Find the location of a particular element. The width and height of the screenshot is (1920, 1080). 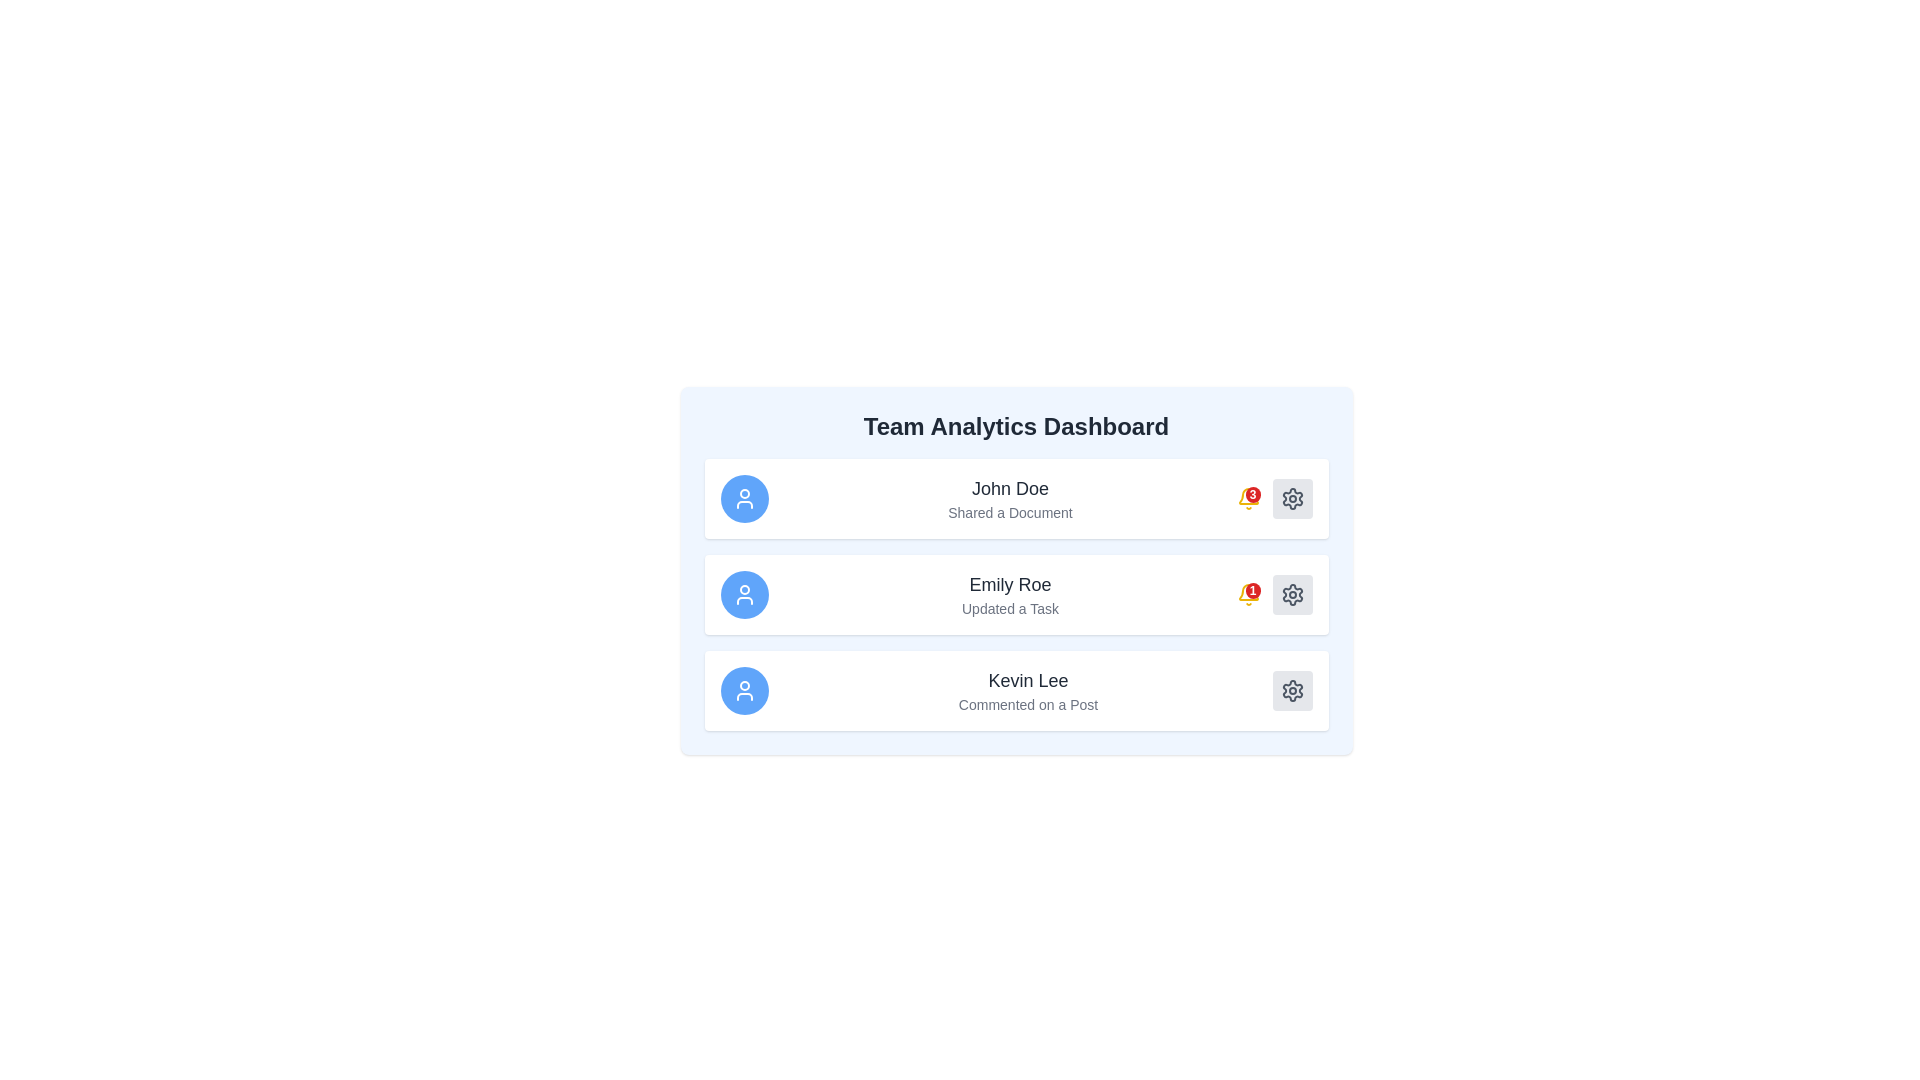

the Notification Badge icon located in the top row of the dashboard, between the 'John Doe' profile and the settings gear icon is located at coordinates (1247, 497).